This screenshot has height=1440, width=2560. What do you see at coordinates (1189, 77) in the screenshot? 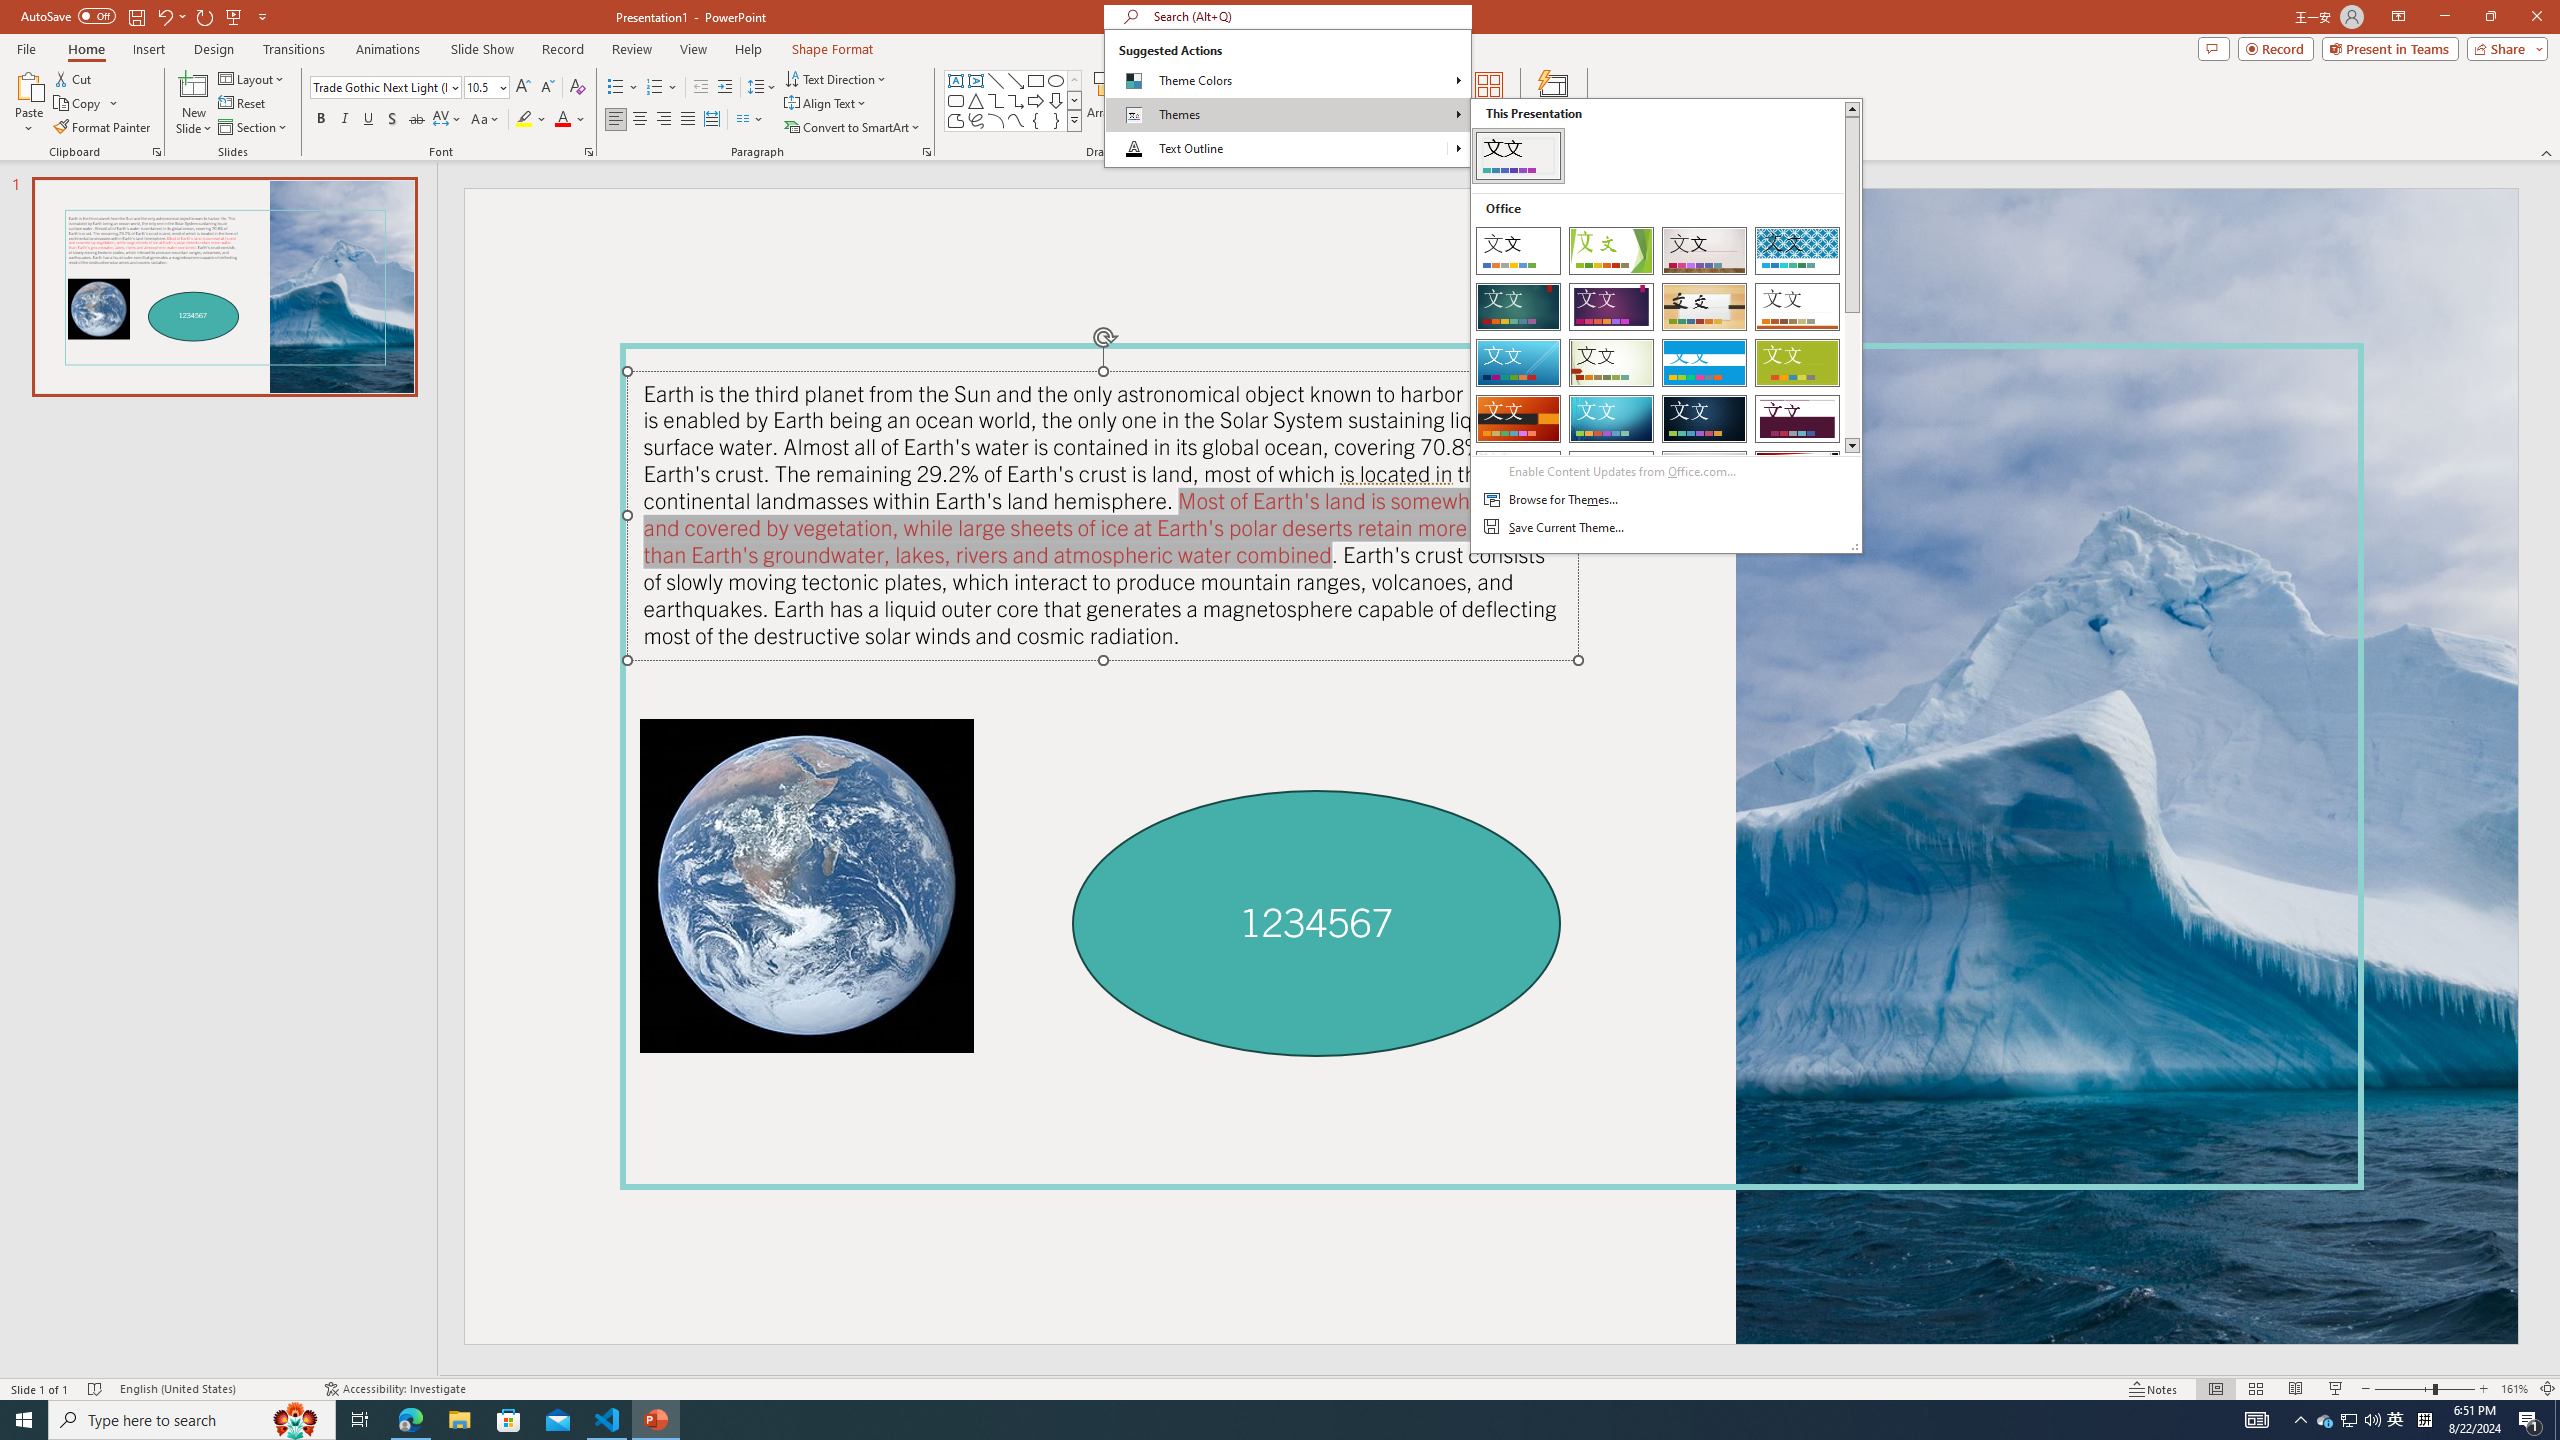
I see `'Shape Fill Aqua, Accent 2'` at bounding box center [1189, 77].